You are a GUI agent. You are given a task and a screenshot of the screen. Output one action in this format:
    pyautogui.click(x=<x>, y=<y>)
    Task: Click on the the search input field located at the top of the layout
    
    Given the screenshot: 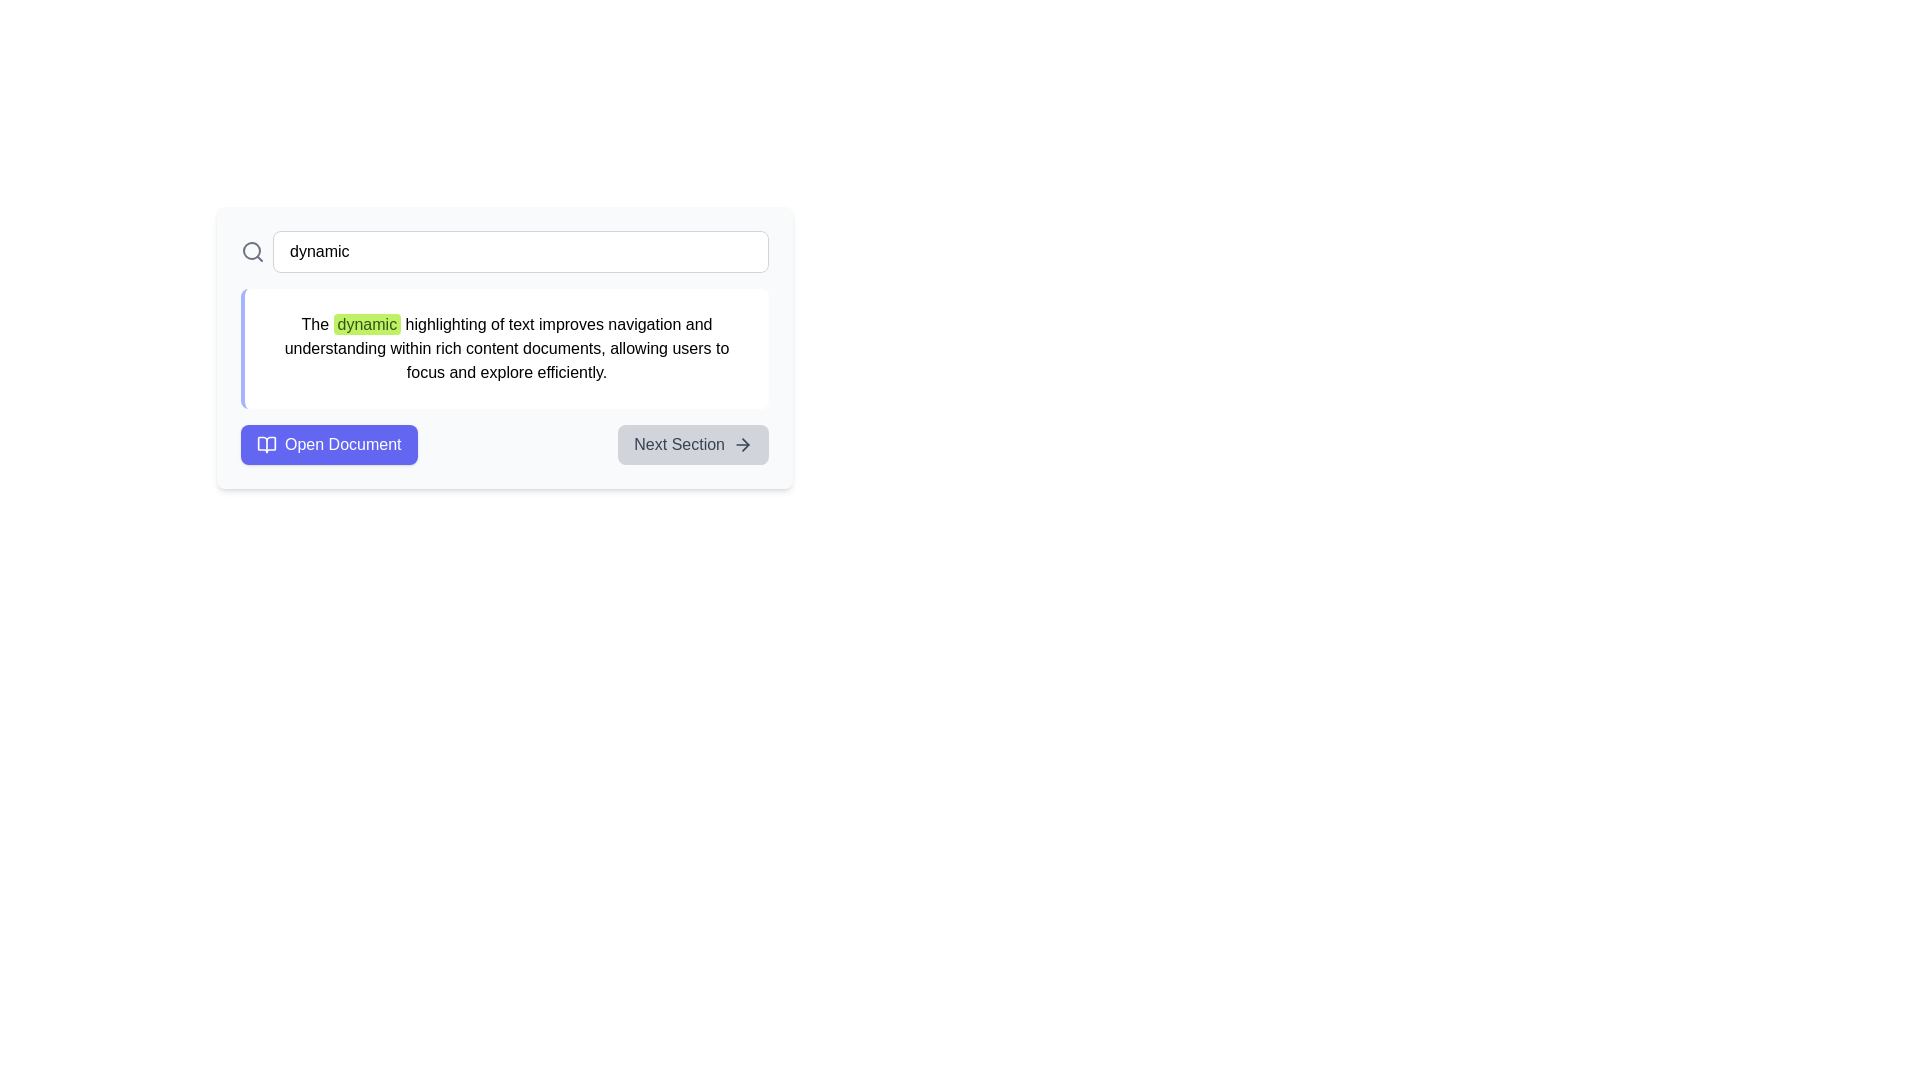 What is the action you would take?
    pyautogui.click(x=504, y=250)
    